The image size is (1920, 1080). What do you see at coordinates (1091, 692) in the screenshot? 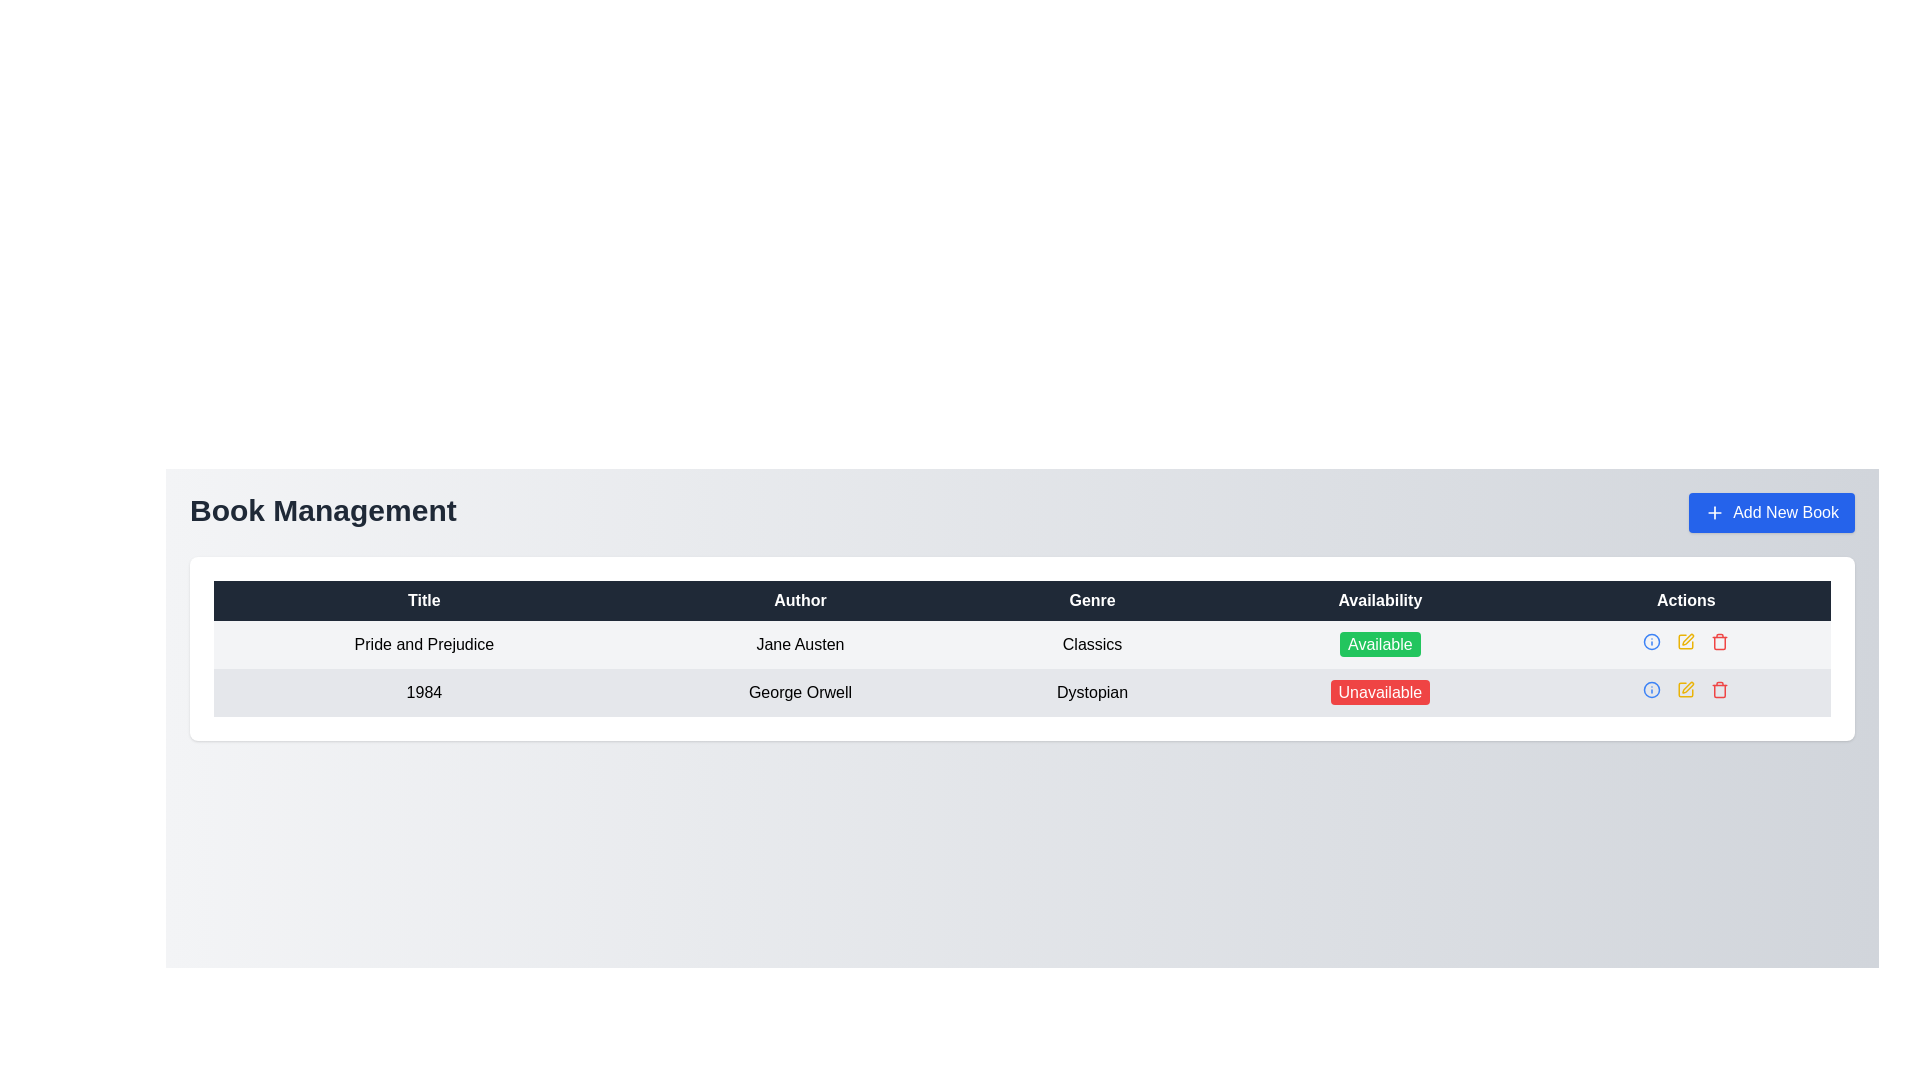
I see `the text label in the third cell of the second row of the table that represents the literary genre of the book '1984'` at bounding box center [1091, 692].